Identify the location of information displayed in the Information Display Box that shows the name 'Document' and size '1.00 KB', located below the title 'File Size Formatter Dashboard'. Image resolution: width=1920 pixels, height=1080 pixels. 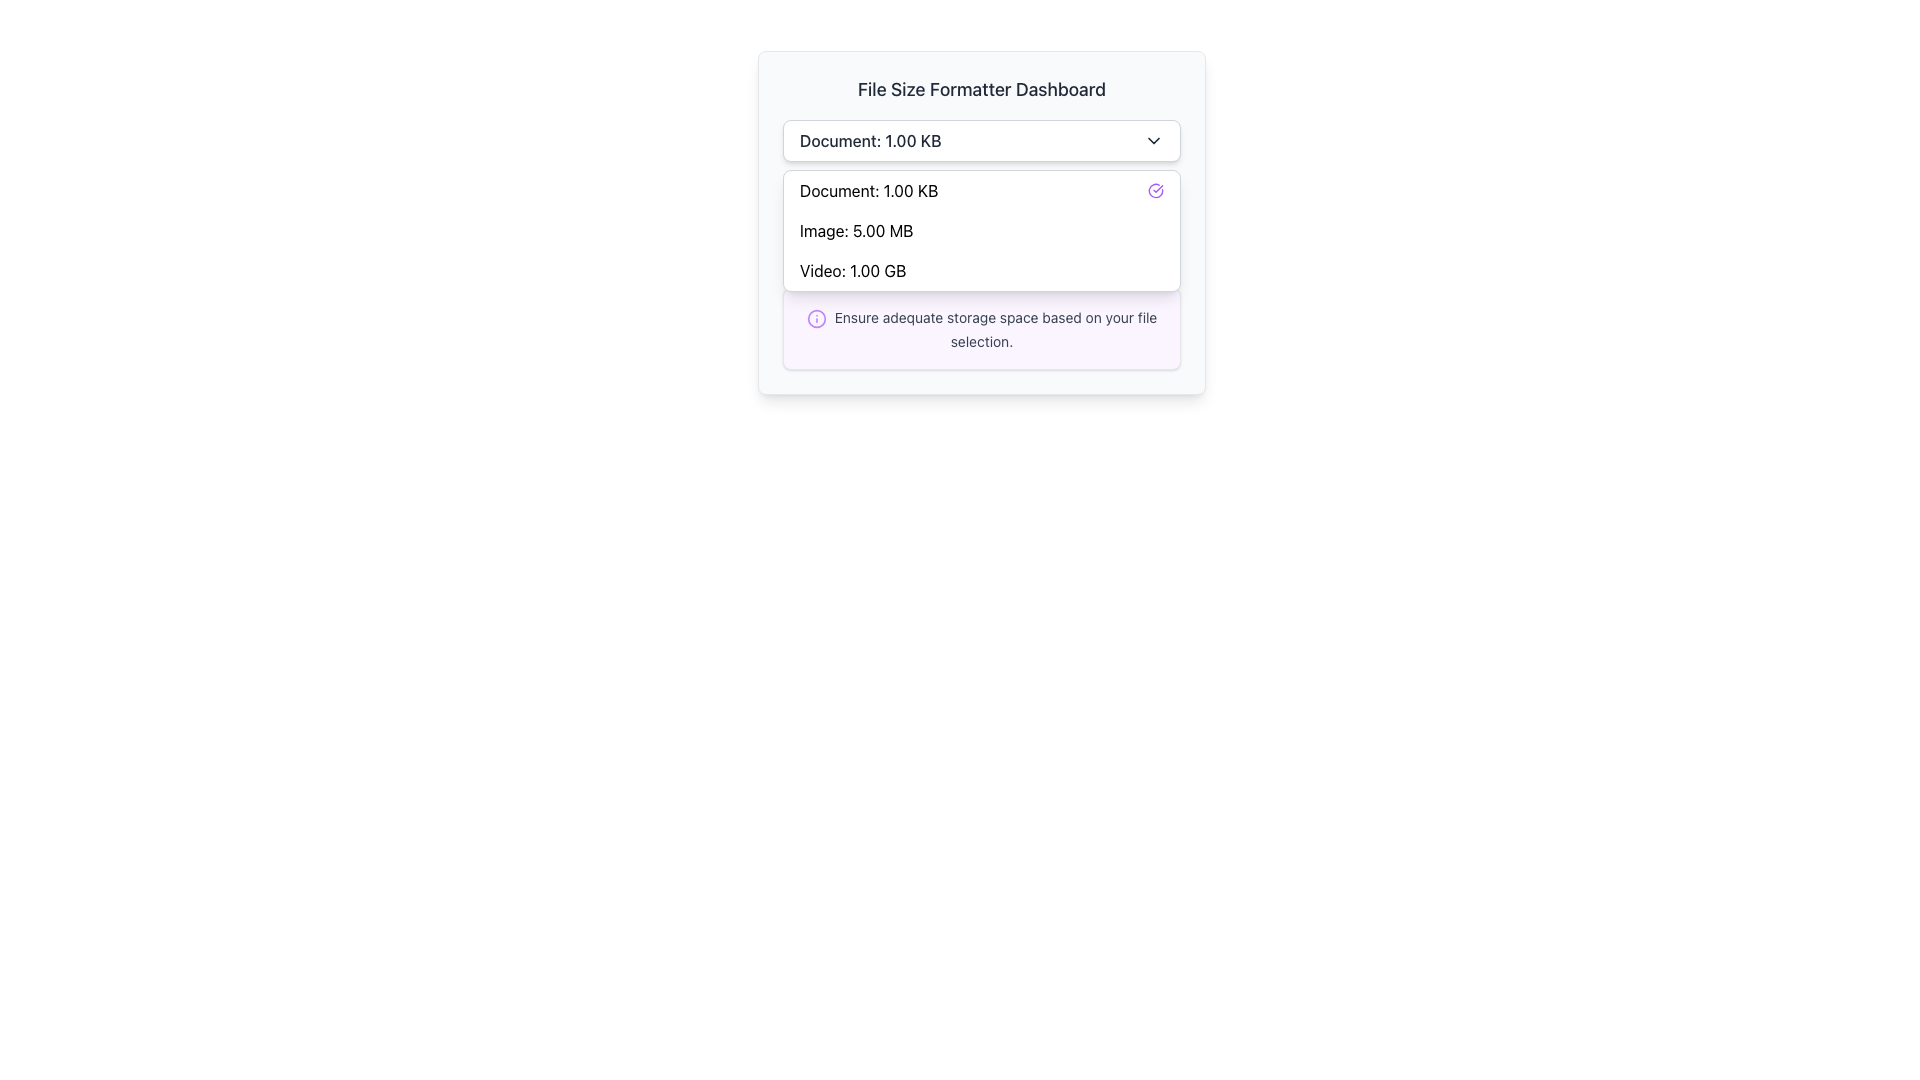
(982, 224).